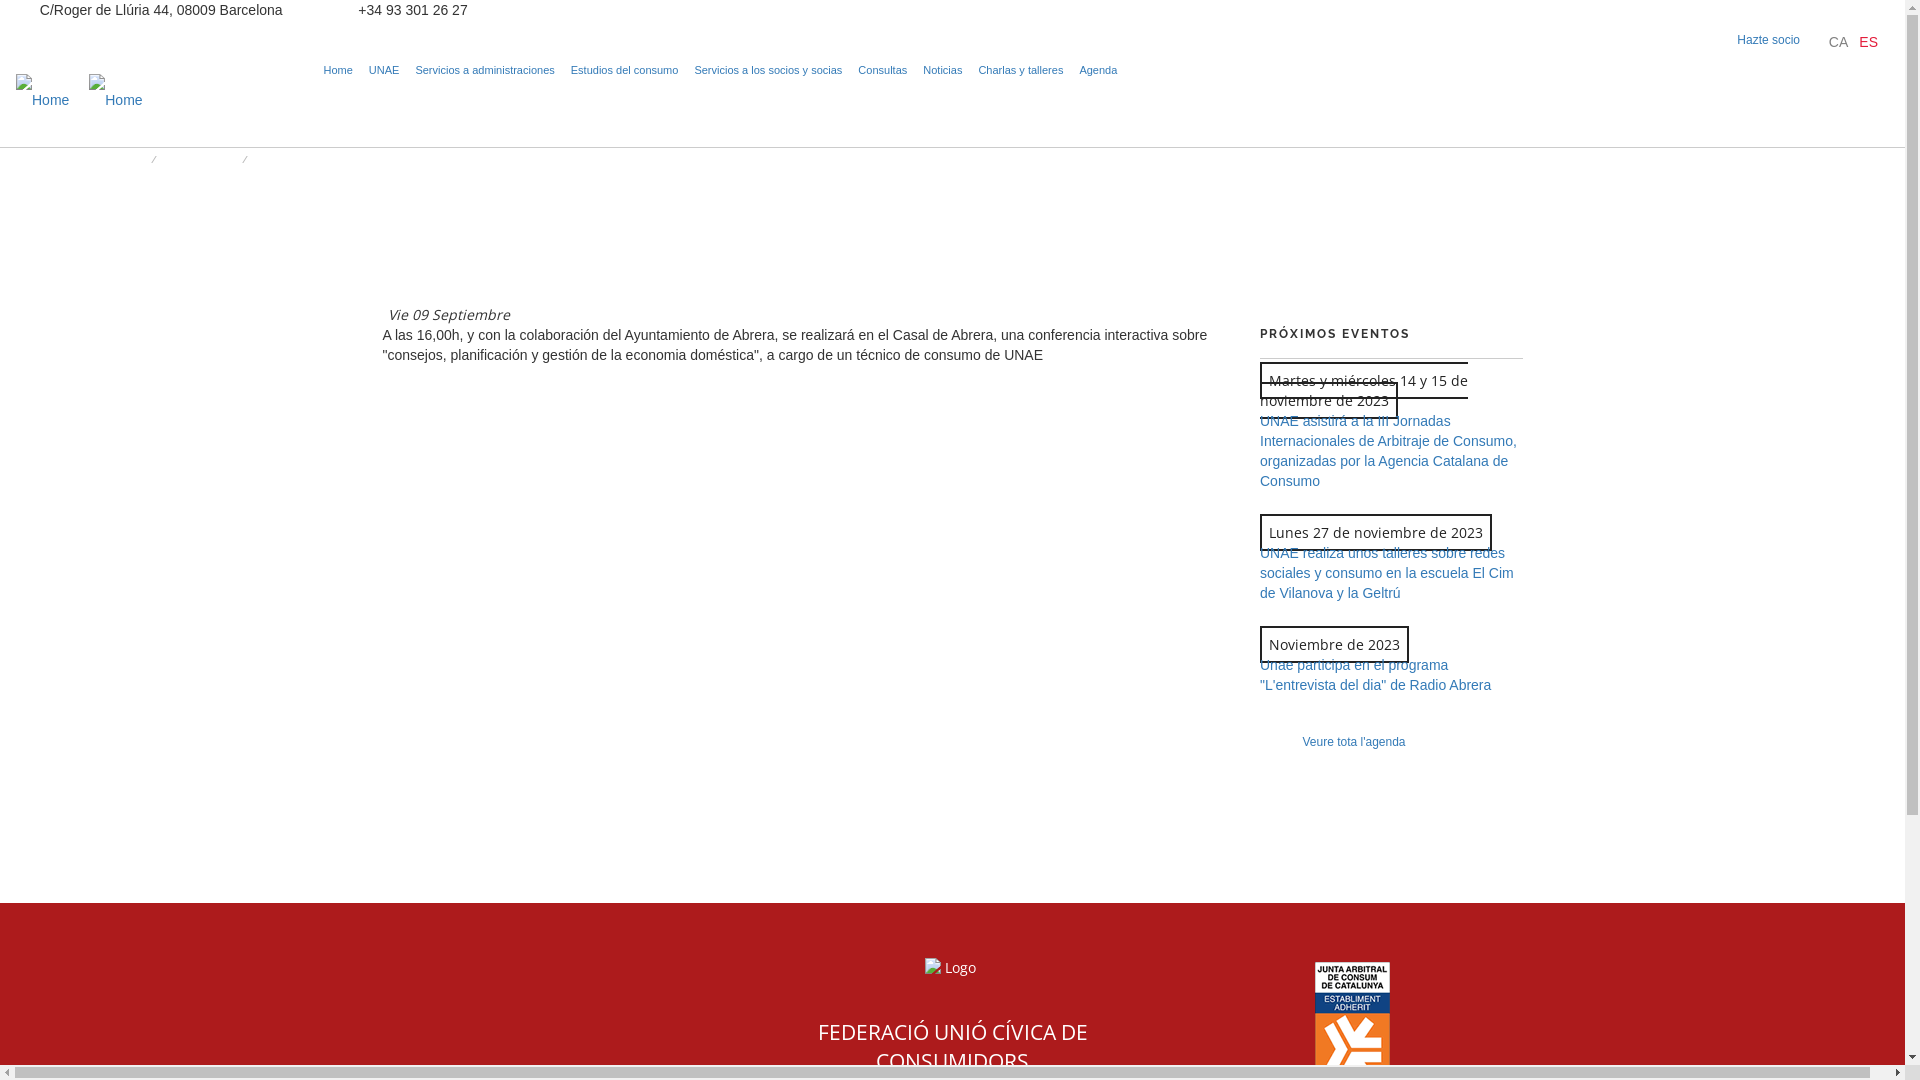 The width and height of the screenshot is (1920, 1080). I want to click on 'CA', so click(1838, 42).